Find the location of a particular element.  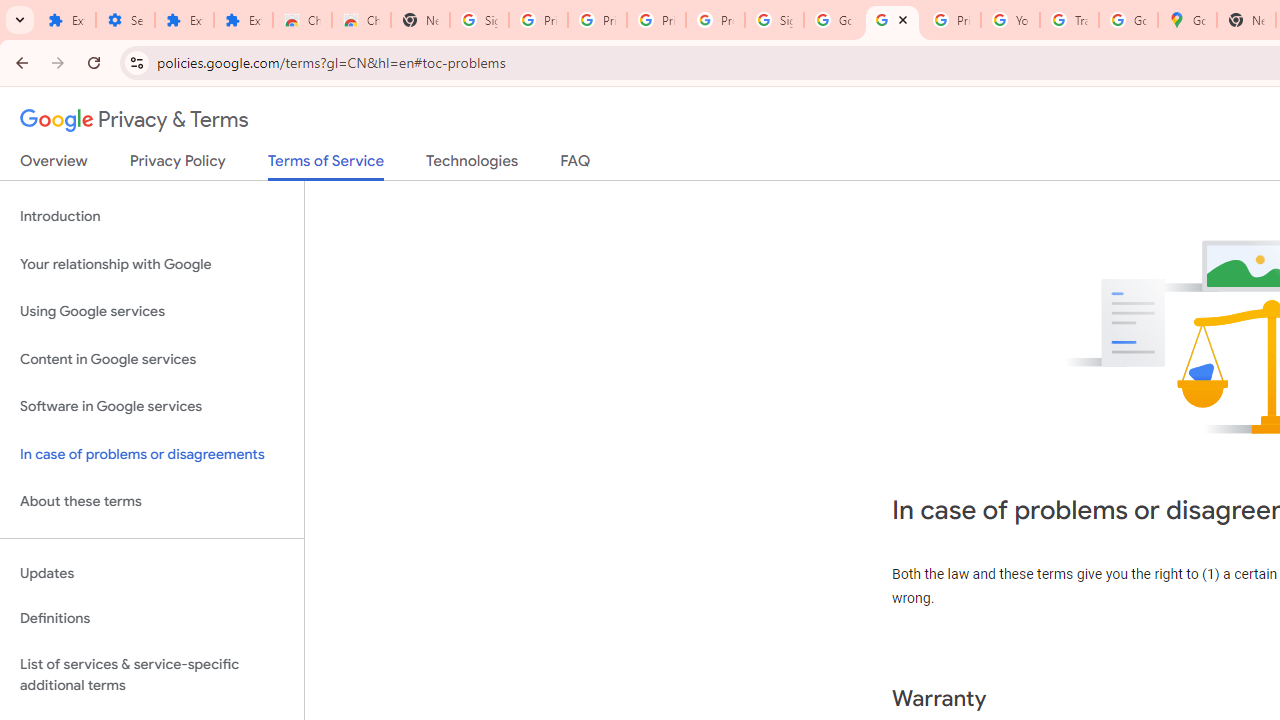

'Chrome Web Store' is located at coordinates (301, 20).